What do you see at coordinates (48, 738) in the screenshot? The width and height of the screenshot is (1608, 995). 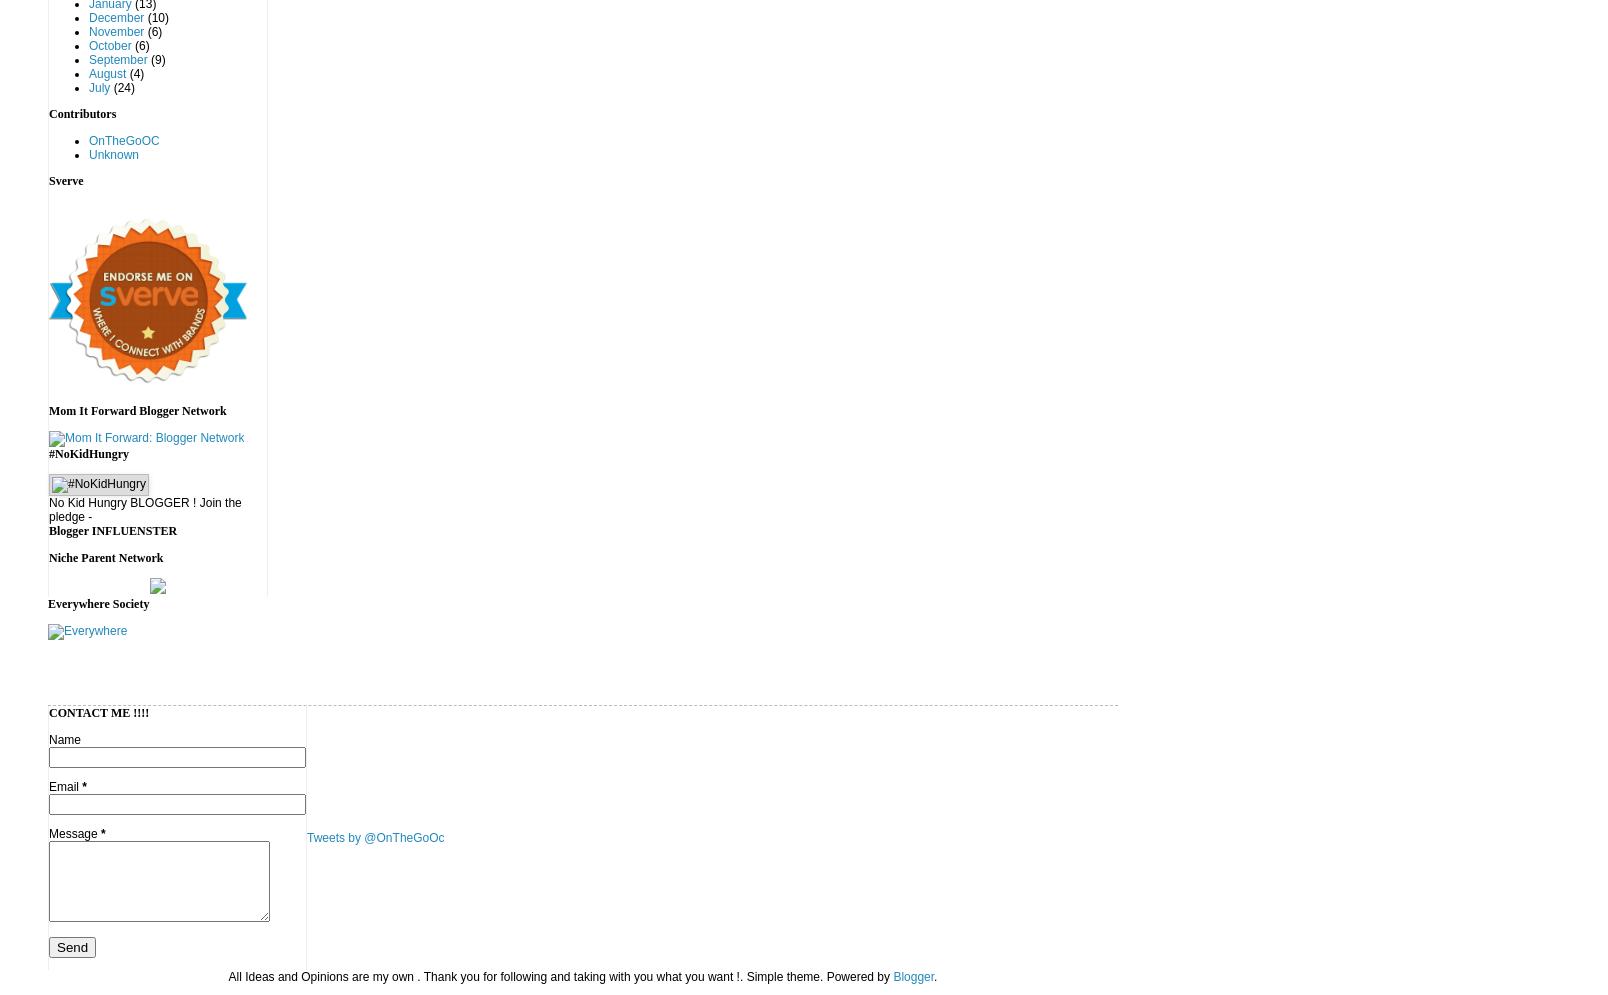 I see `'Name'` at bounding box center [48, 738].